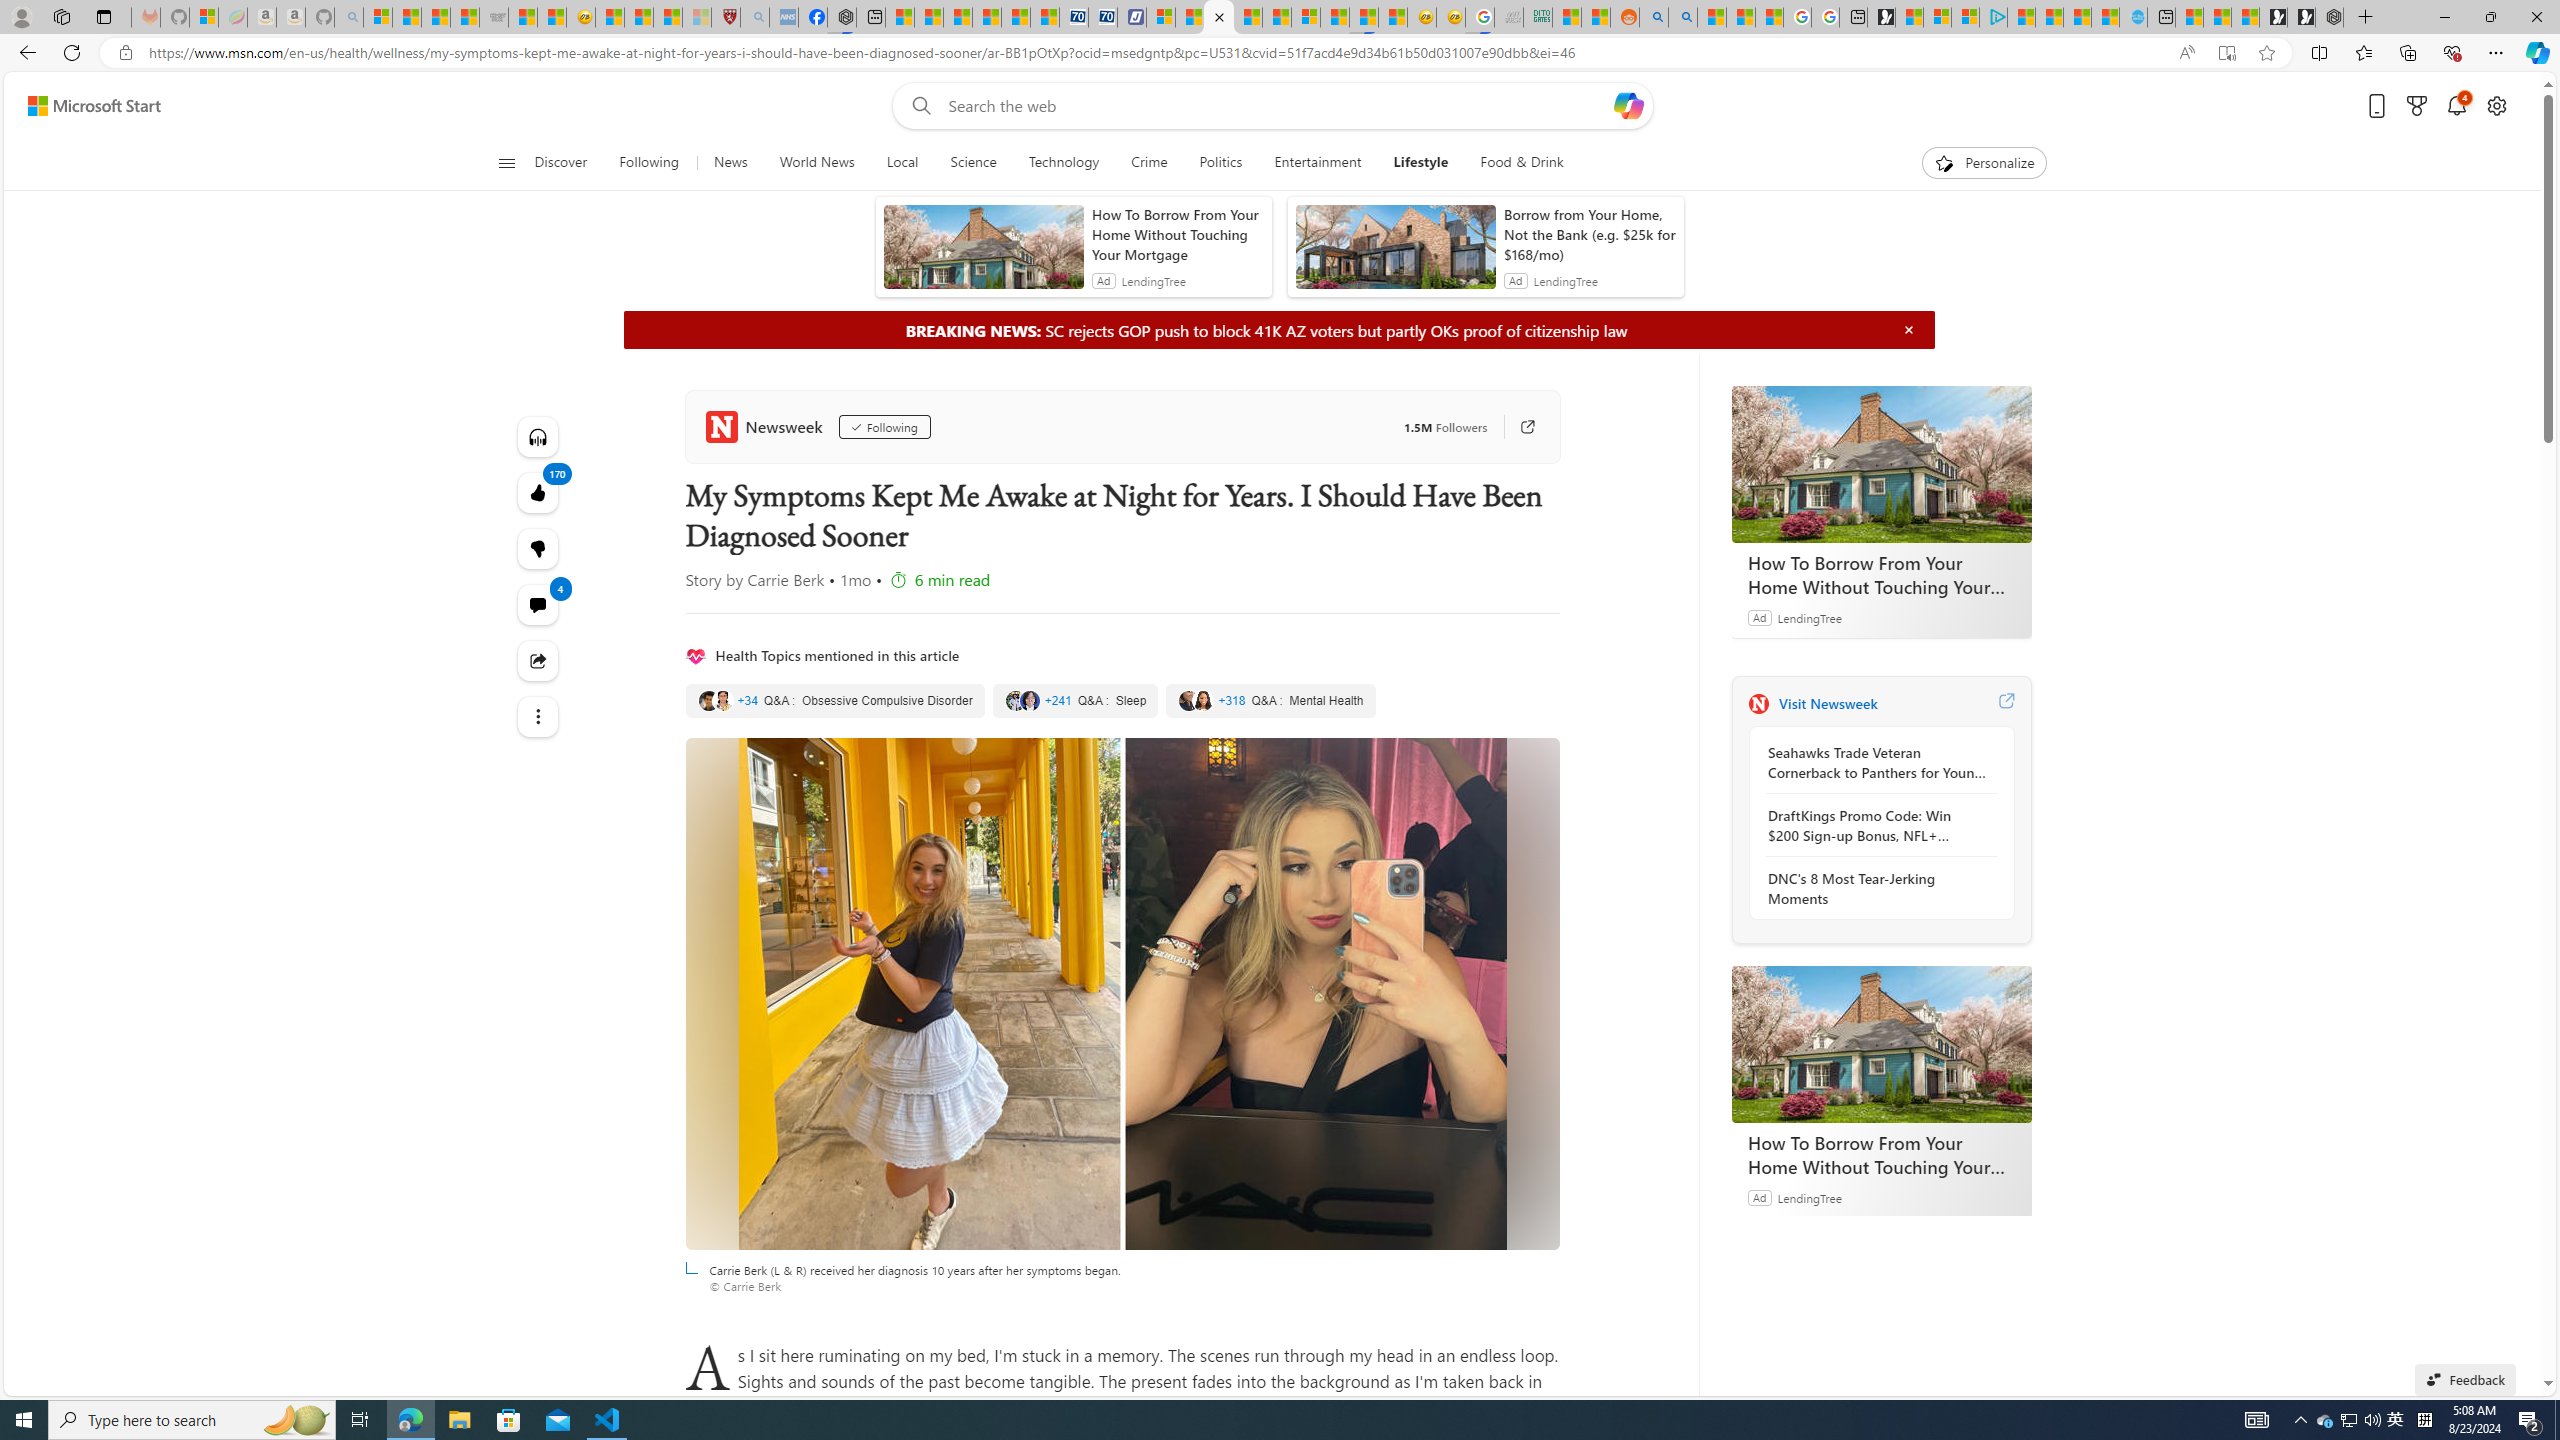 Image resolution: width=2560 pixels, height=1440 pixels. Describe the element at coordinates (1565, 16) in the screenshot. I see `'MSNBC - MSN'` at that location.